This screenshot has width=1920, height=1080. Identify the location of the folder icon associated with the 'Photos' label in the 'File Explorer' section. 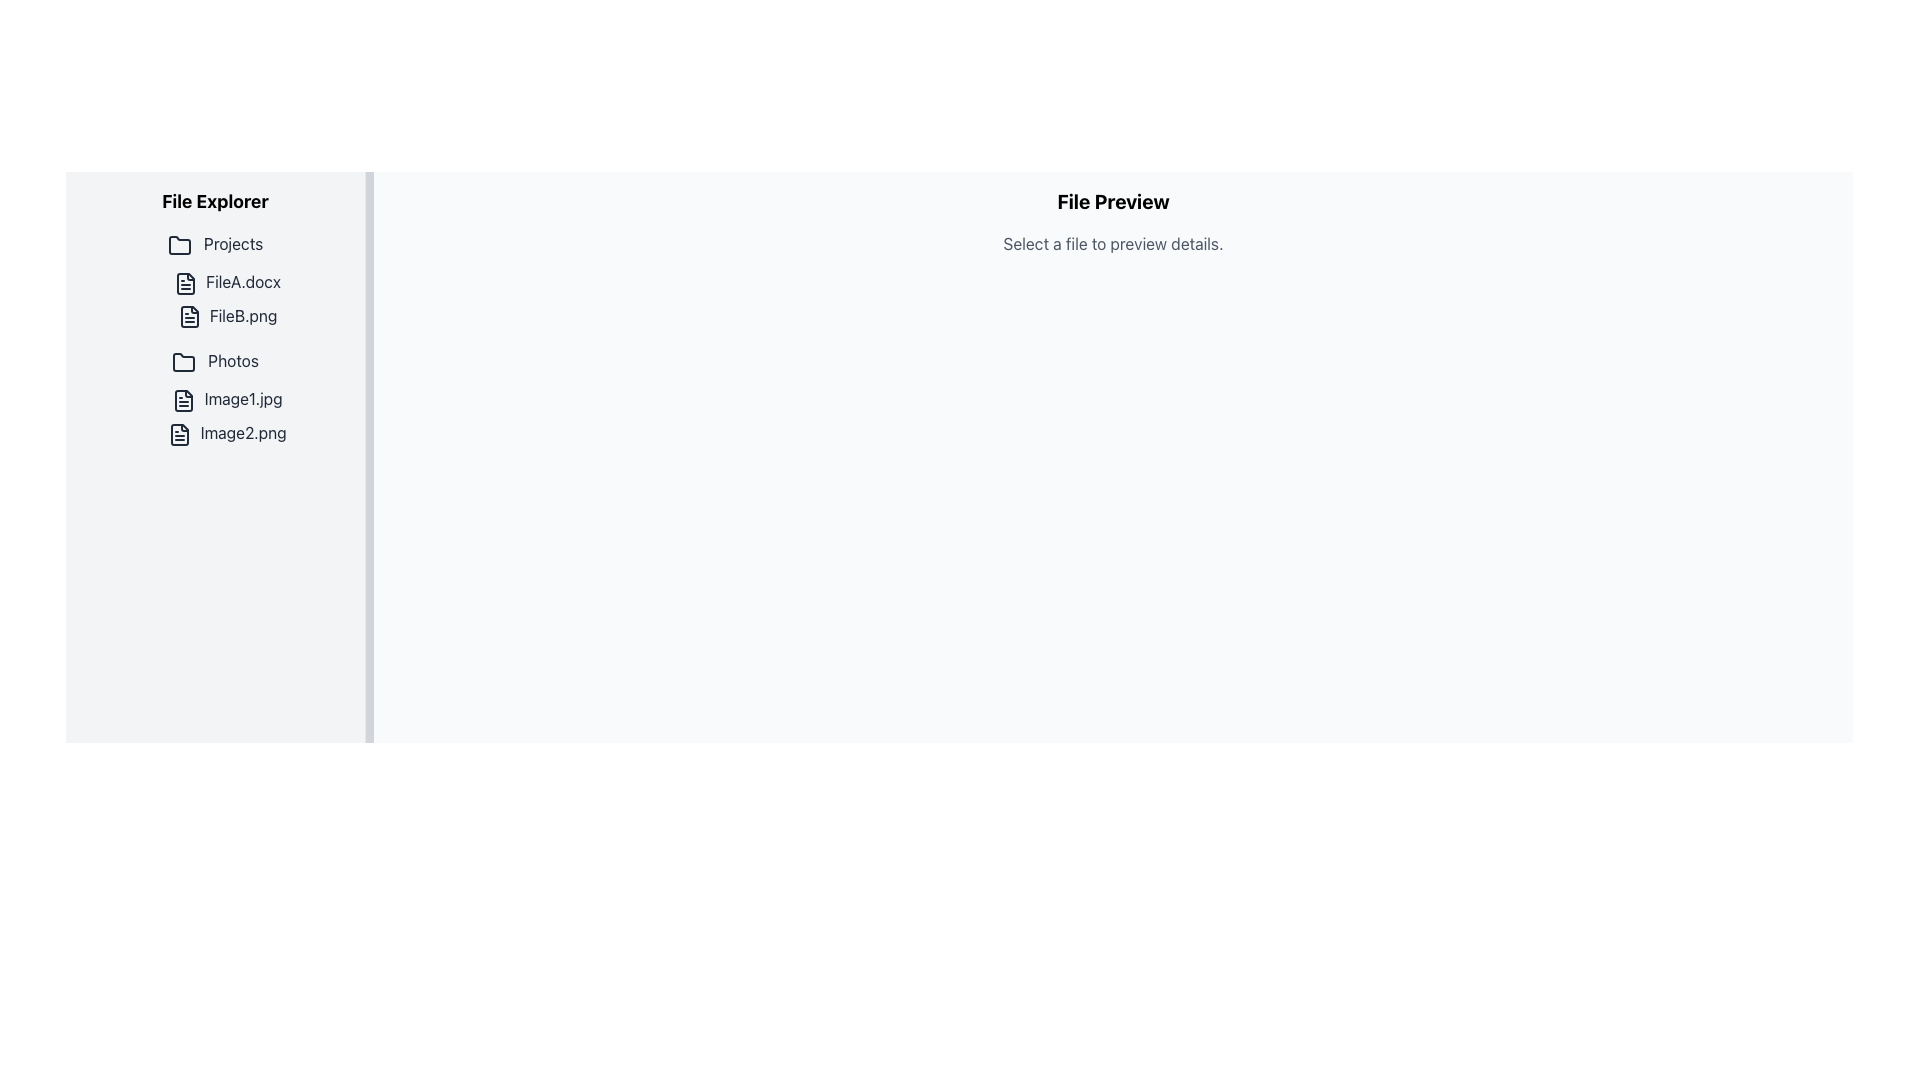
(184, 362).